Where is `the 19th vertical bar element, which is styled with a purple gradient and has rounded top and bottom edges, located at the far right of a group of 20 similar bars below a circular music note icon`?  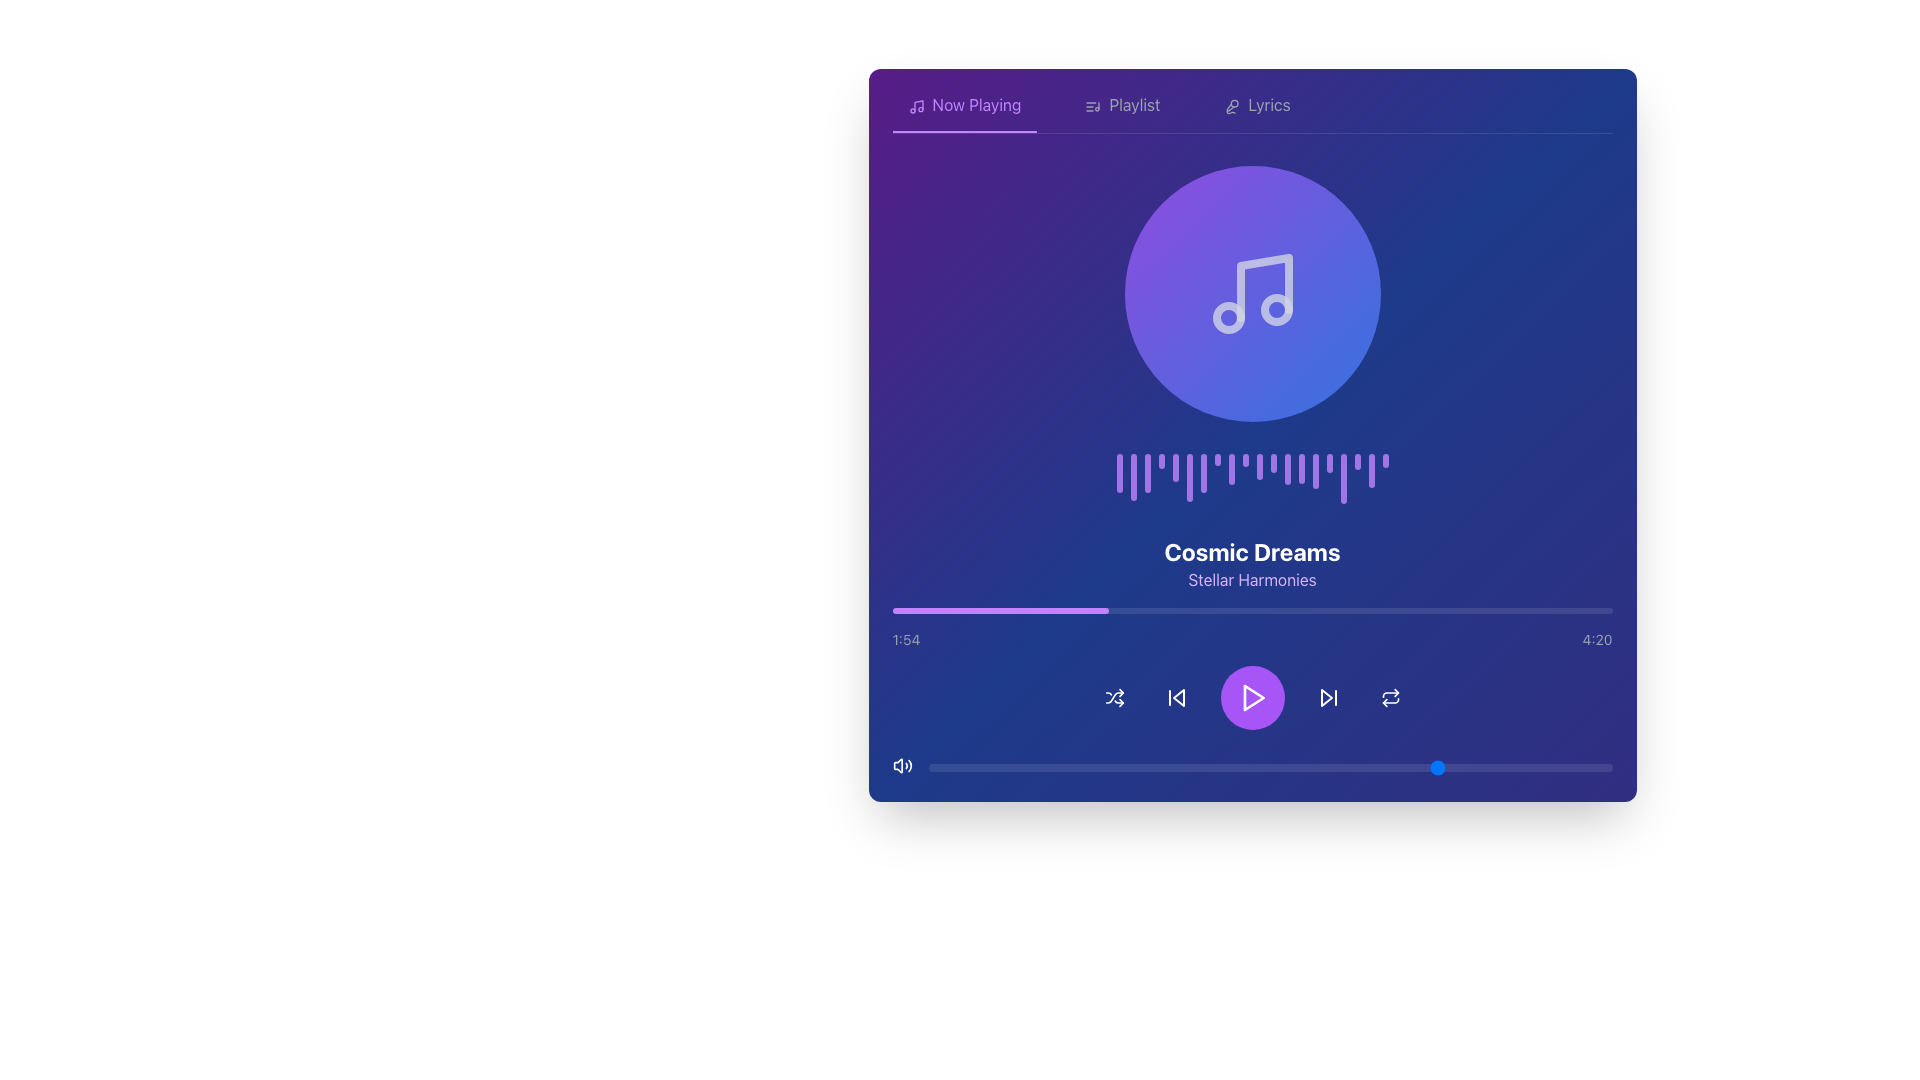 the 19th vertical bar element, which is styled with a purple gradient and has rounded top and bottom edges, located at the far right of a group of 20 similar bars below a circular music note icon is located at coordinates (1370, 470).